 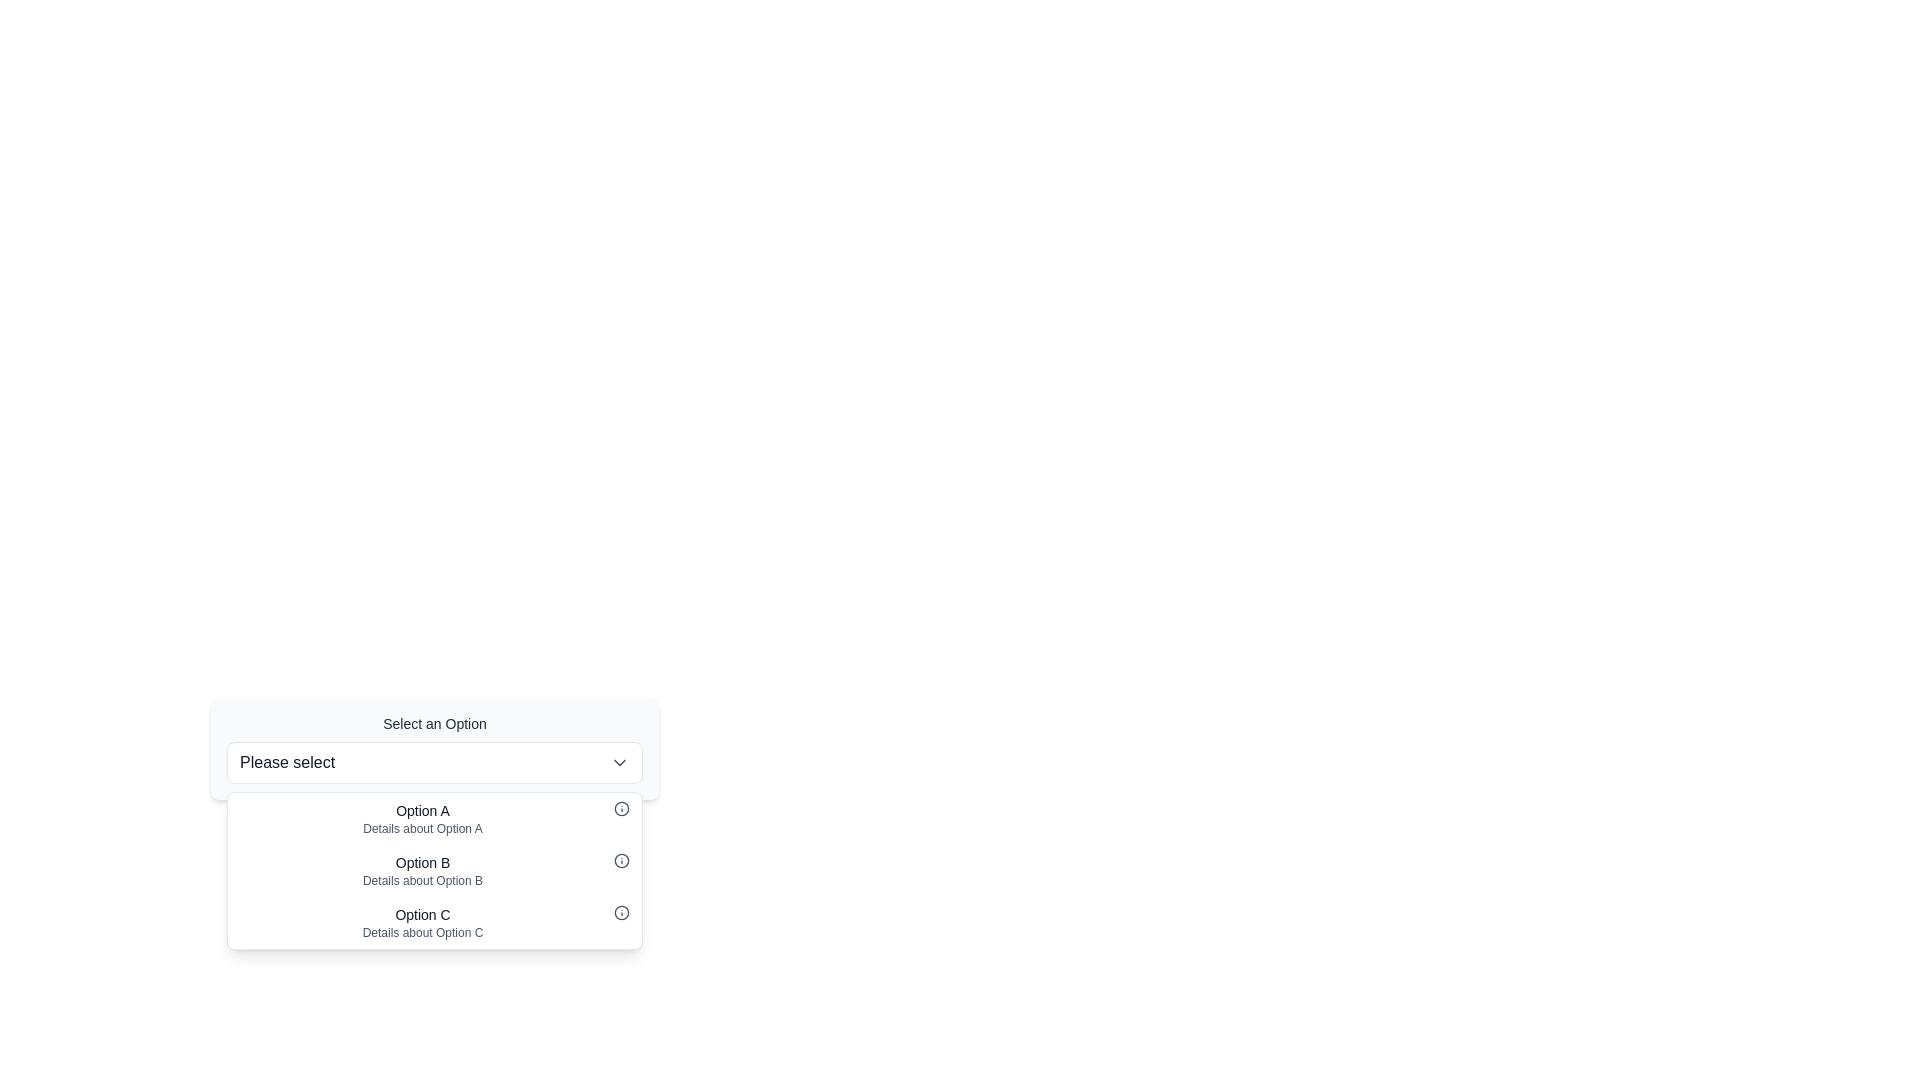 What do you see at coordinates (421, 922) in the screenshot?
I see `the third option labeled 'Option C' in the drop-down menu to prepare for selection` at bounding box center [421, 922].